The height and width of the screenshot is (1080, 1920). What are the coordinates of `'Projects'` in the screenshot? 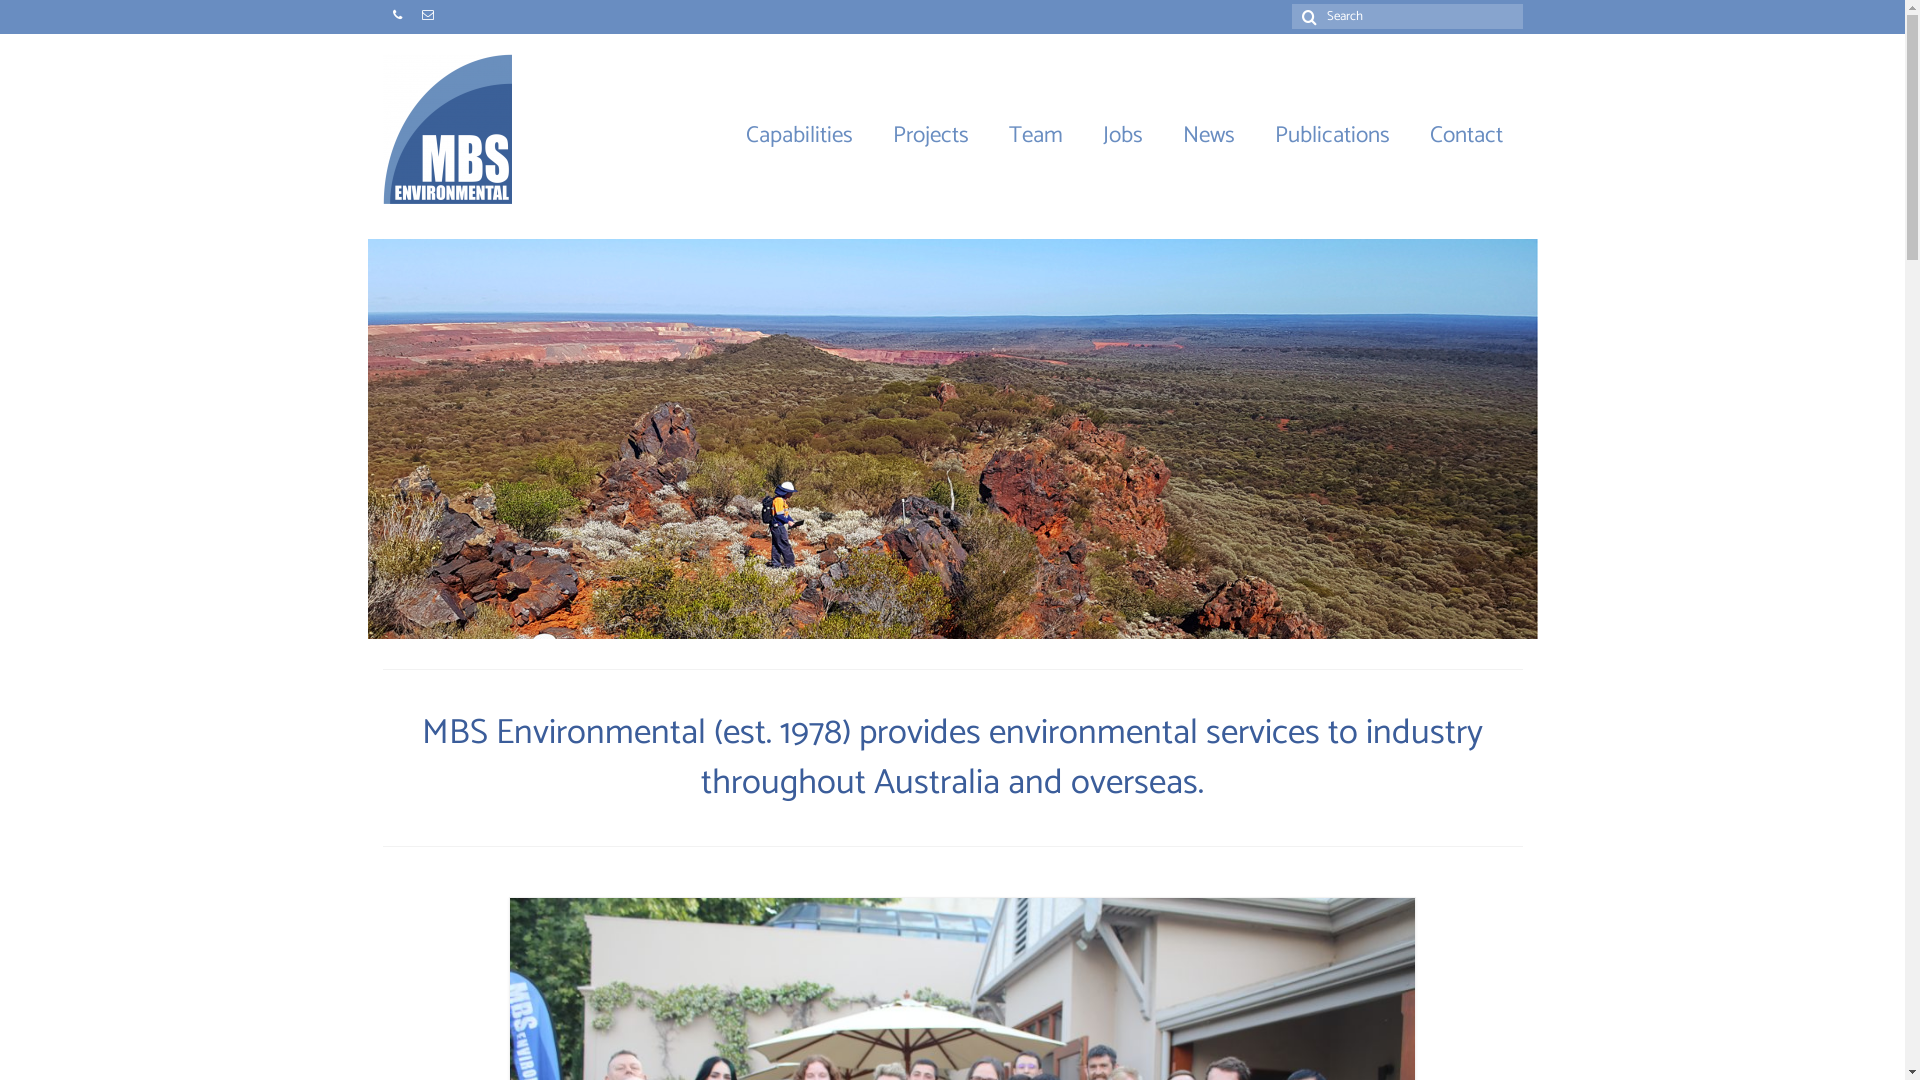 It's located at (872, 135).